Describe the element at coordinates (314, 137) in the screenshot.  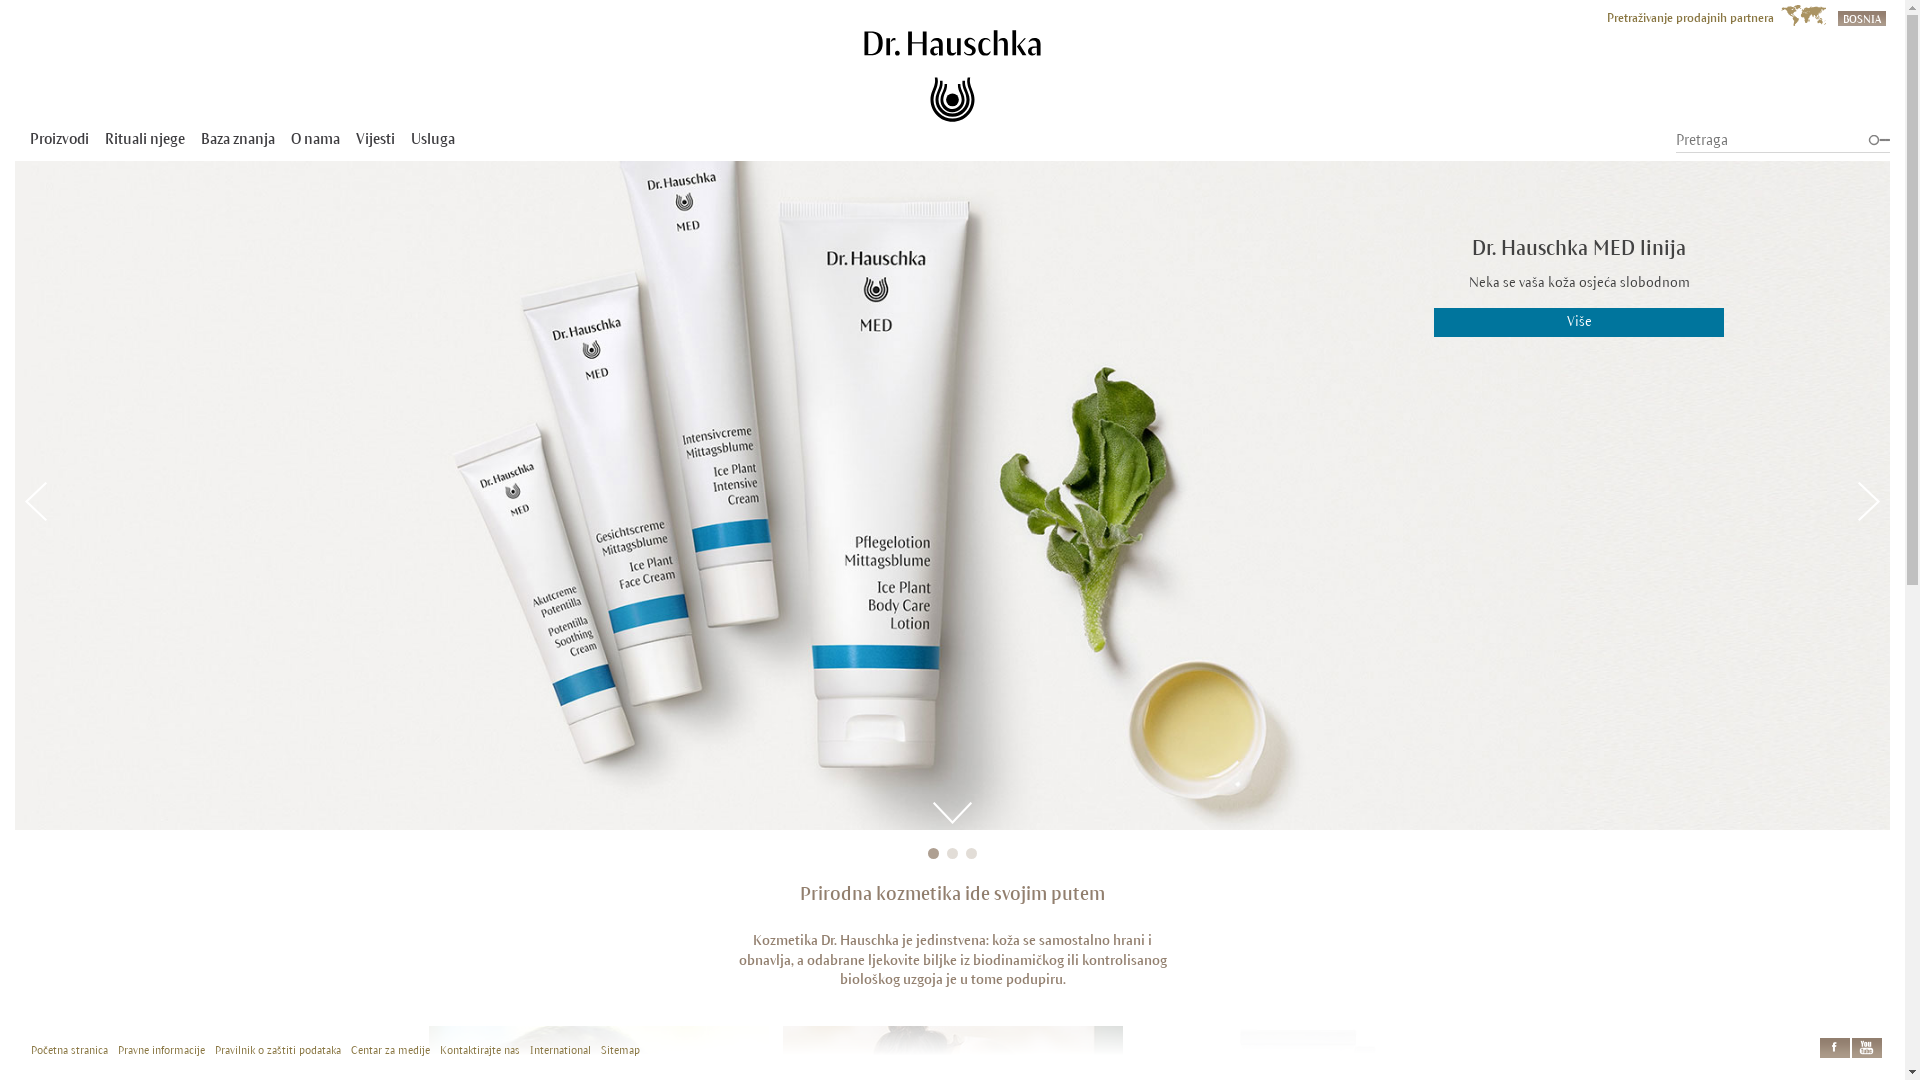
I see `'O nama'` at that location.